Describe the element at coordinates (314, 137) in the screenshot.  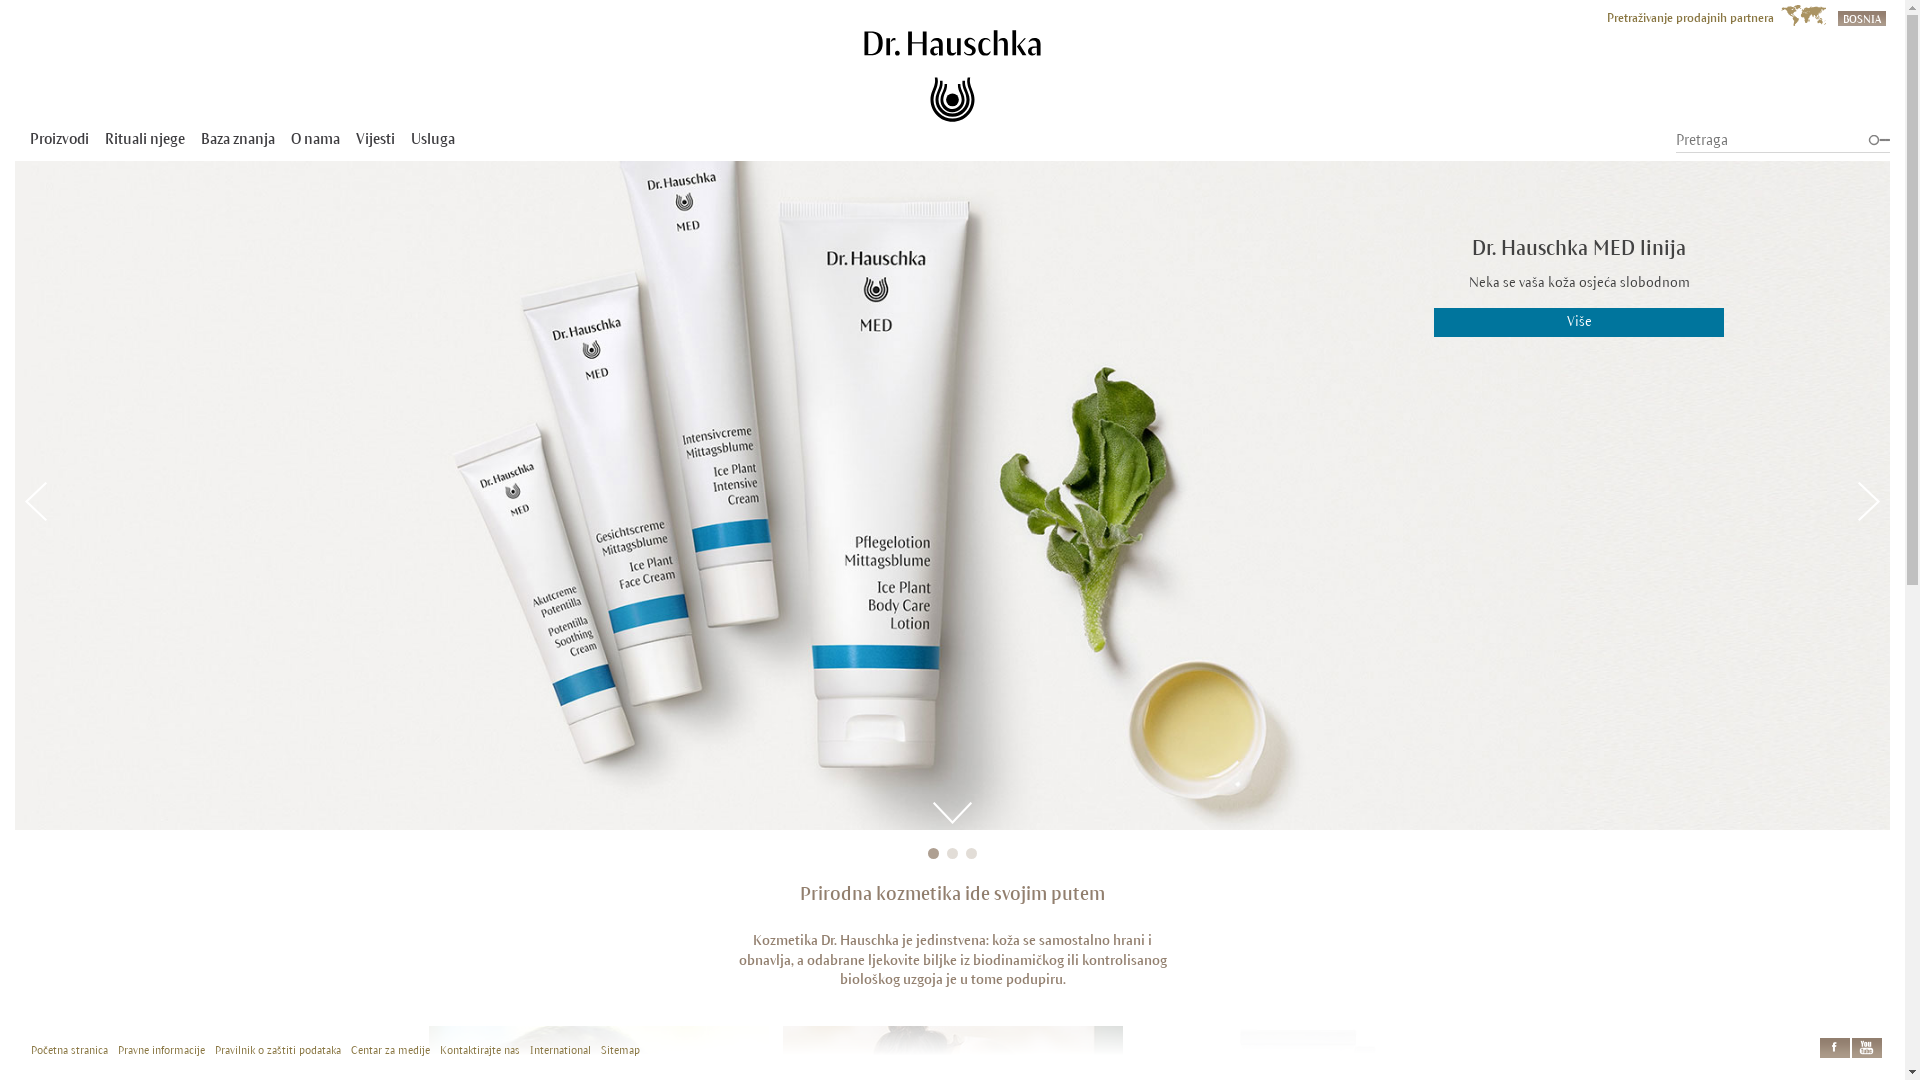
I see `'O nama'` at that location.